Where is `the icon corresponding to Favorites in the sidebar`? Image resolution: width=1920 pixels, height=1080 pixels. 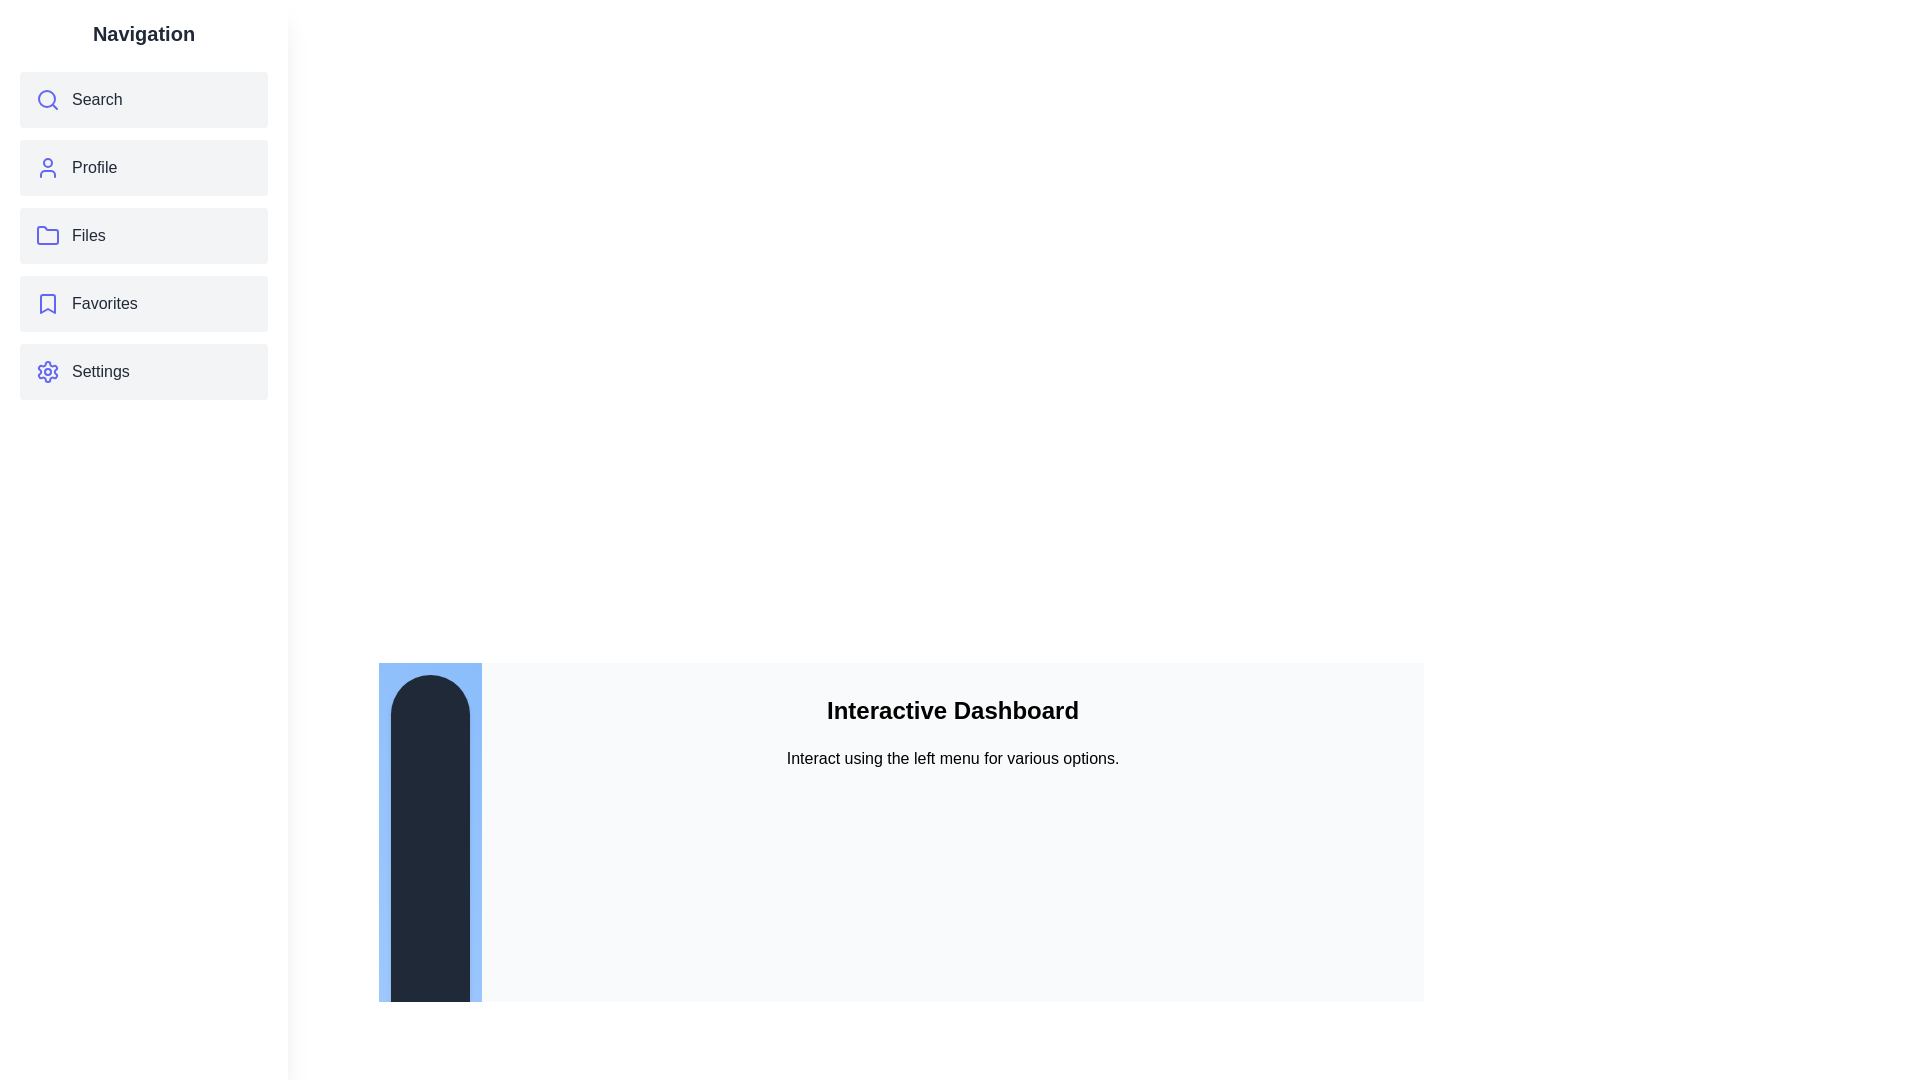 the icon corresponding to Favorites in the sidebar is located at coordinates (48, 304).